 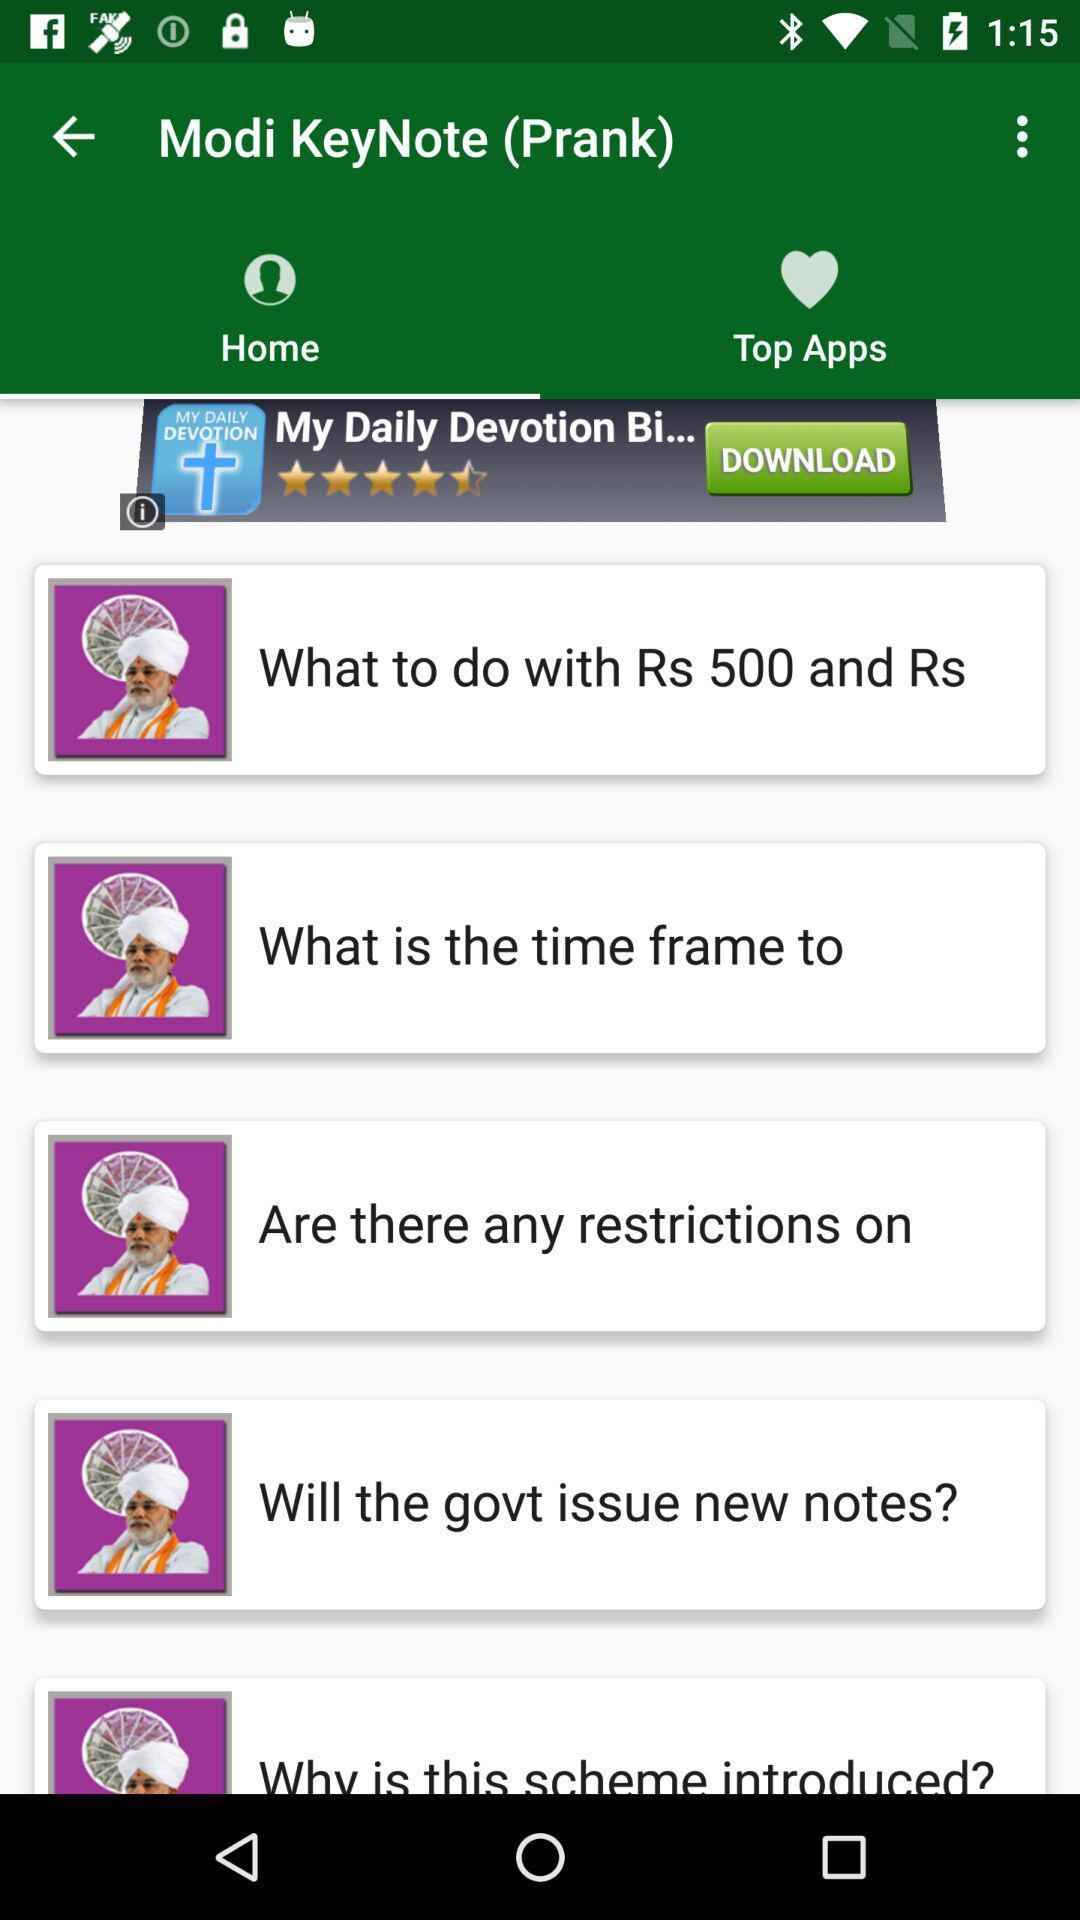 What do you see at coordinates (631, 1741) in the screenshot?
I see `the why is this item` at bounding box center [631, 1741].